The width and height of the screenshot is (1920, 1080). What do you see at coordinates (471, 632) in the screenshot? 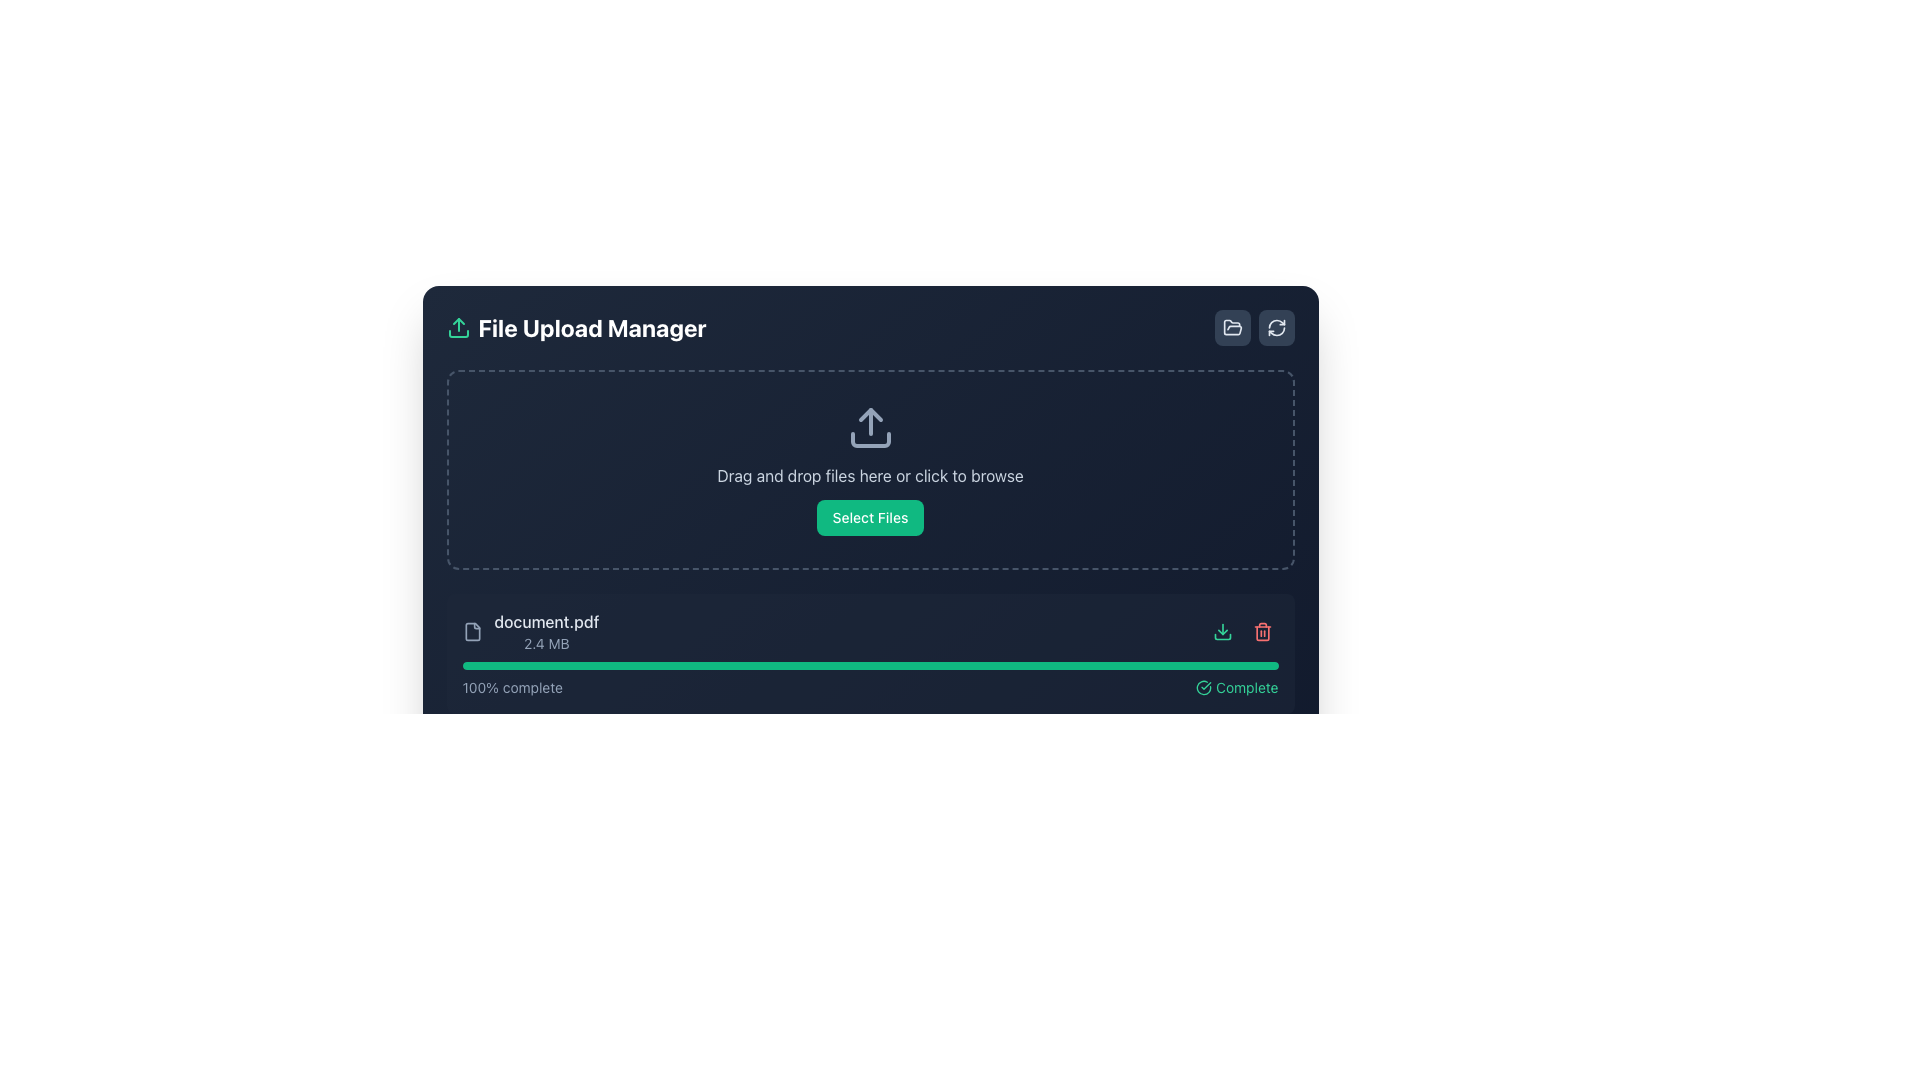
I see `the file icon representing 'document.pdf', which is a slate gray square document with a folded corner, located in the upload list section` at bounding box center [471, 632].